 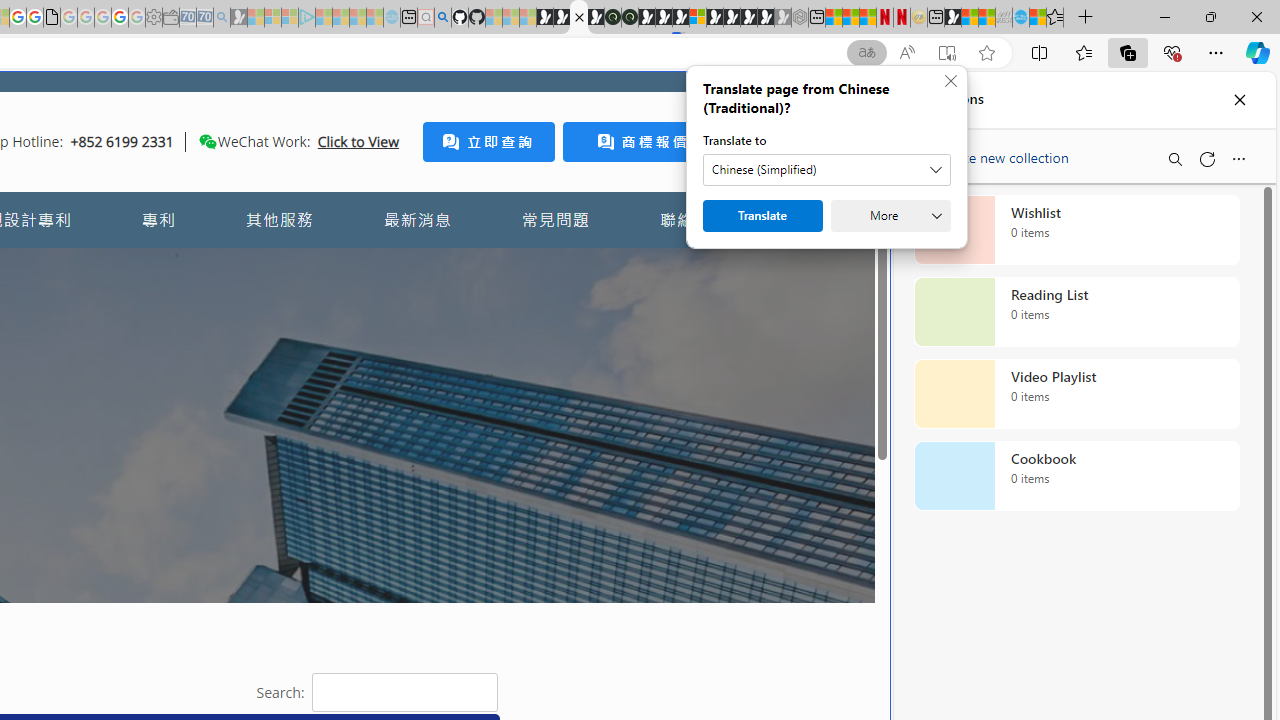 What do you see at coordinates (51, 17) in the screenshot?
I see `'google_privacy_policy_zh-CN.pdf'` at bounding box center [51, 17].